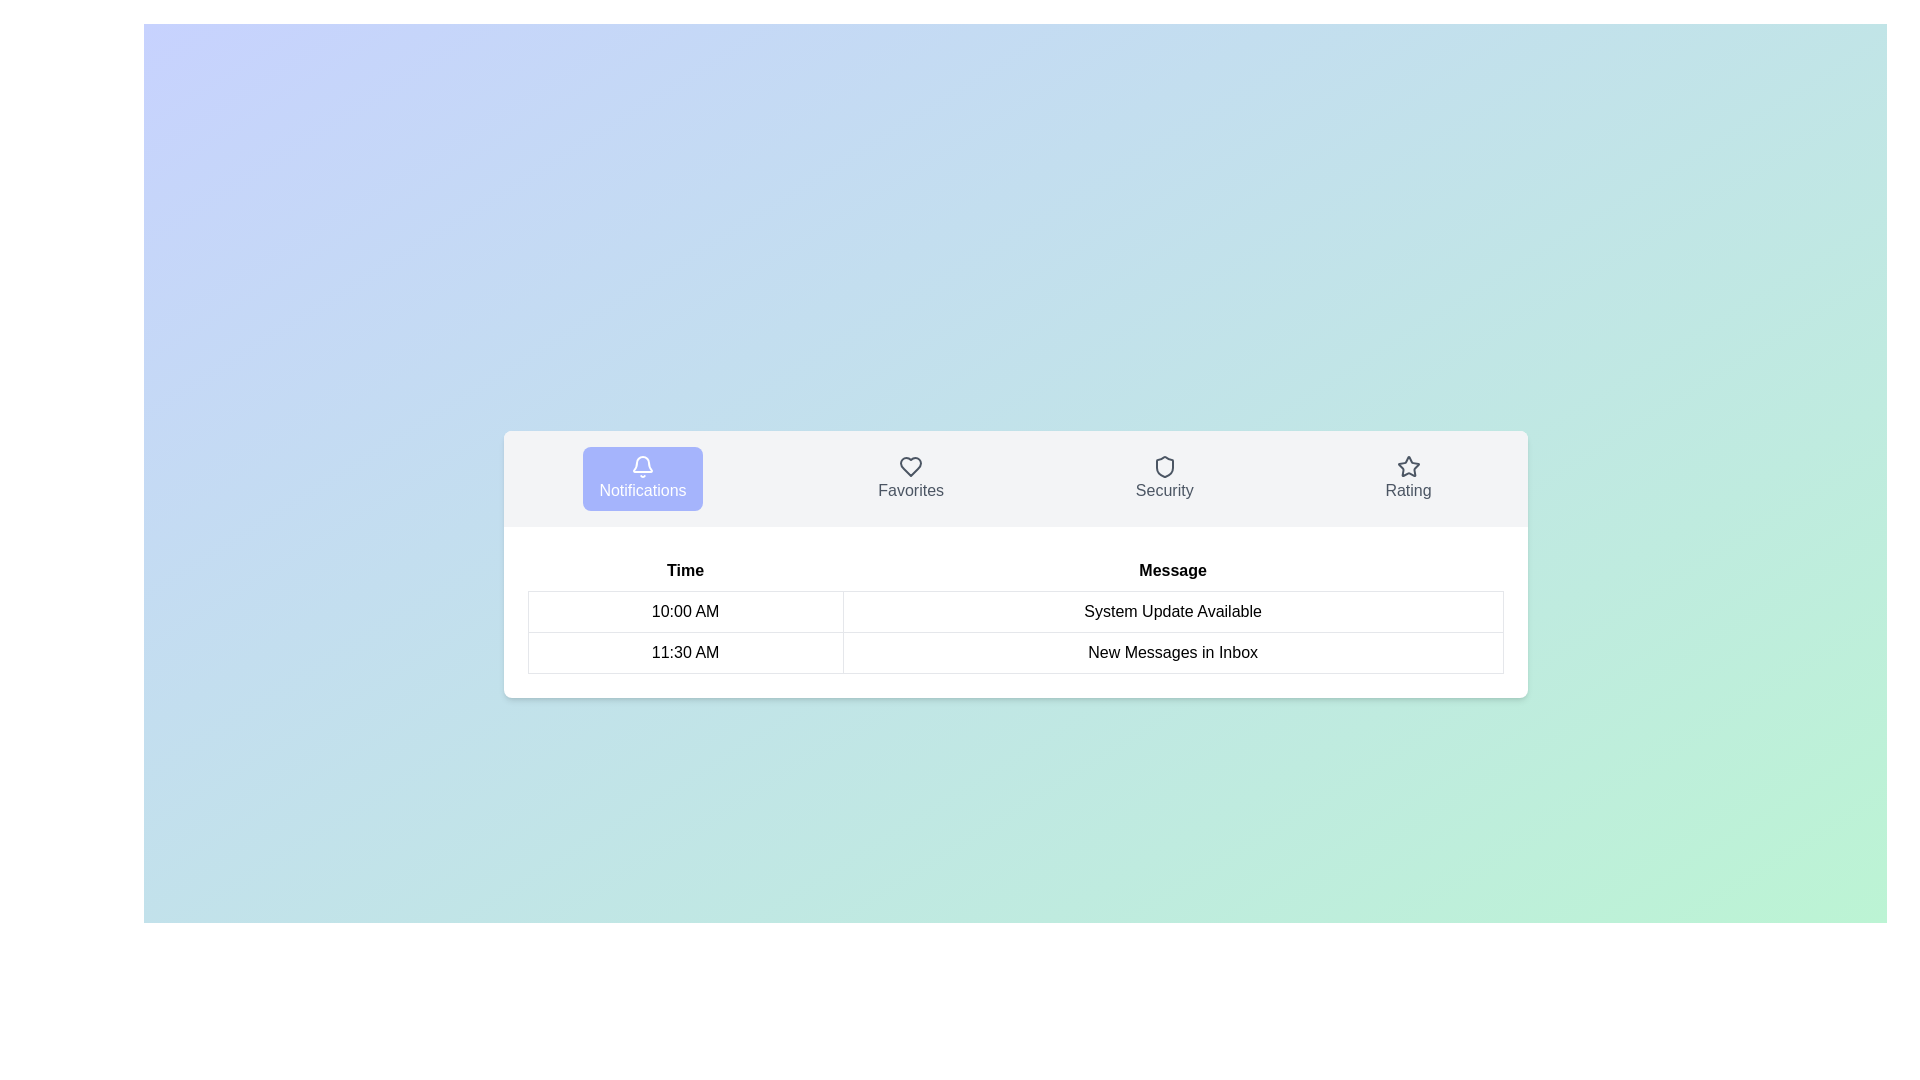 The height and width of the screenshot is (1080, 1920). What do you see at coordinates (685, 652) in the screenshot?
I see `the text label displaying '11:30 AM' located in the second row under the 'Time' column of the notification table` at bounding box center [685, 652].